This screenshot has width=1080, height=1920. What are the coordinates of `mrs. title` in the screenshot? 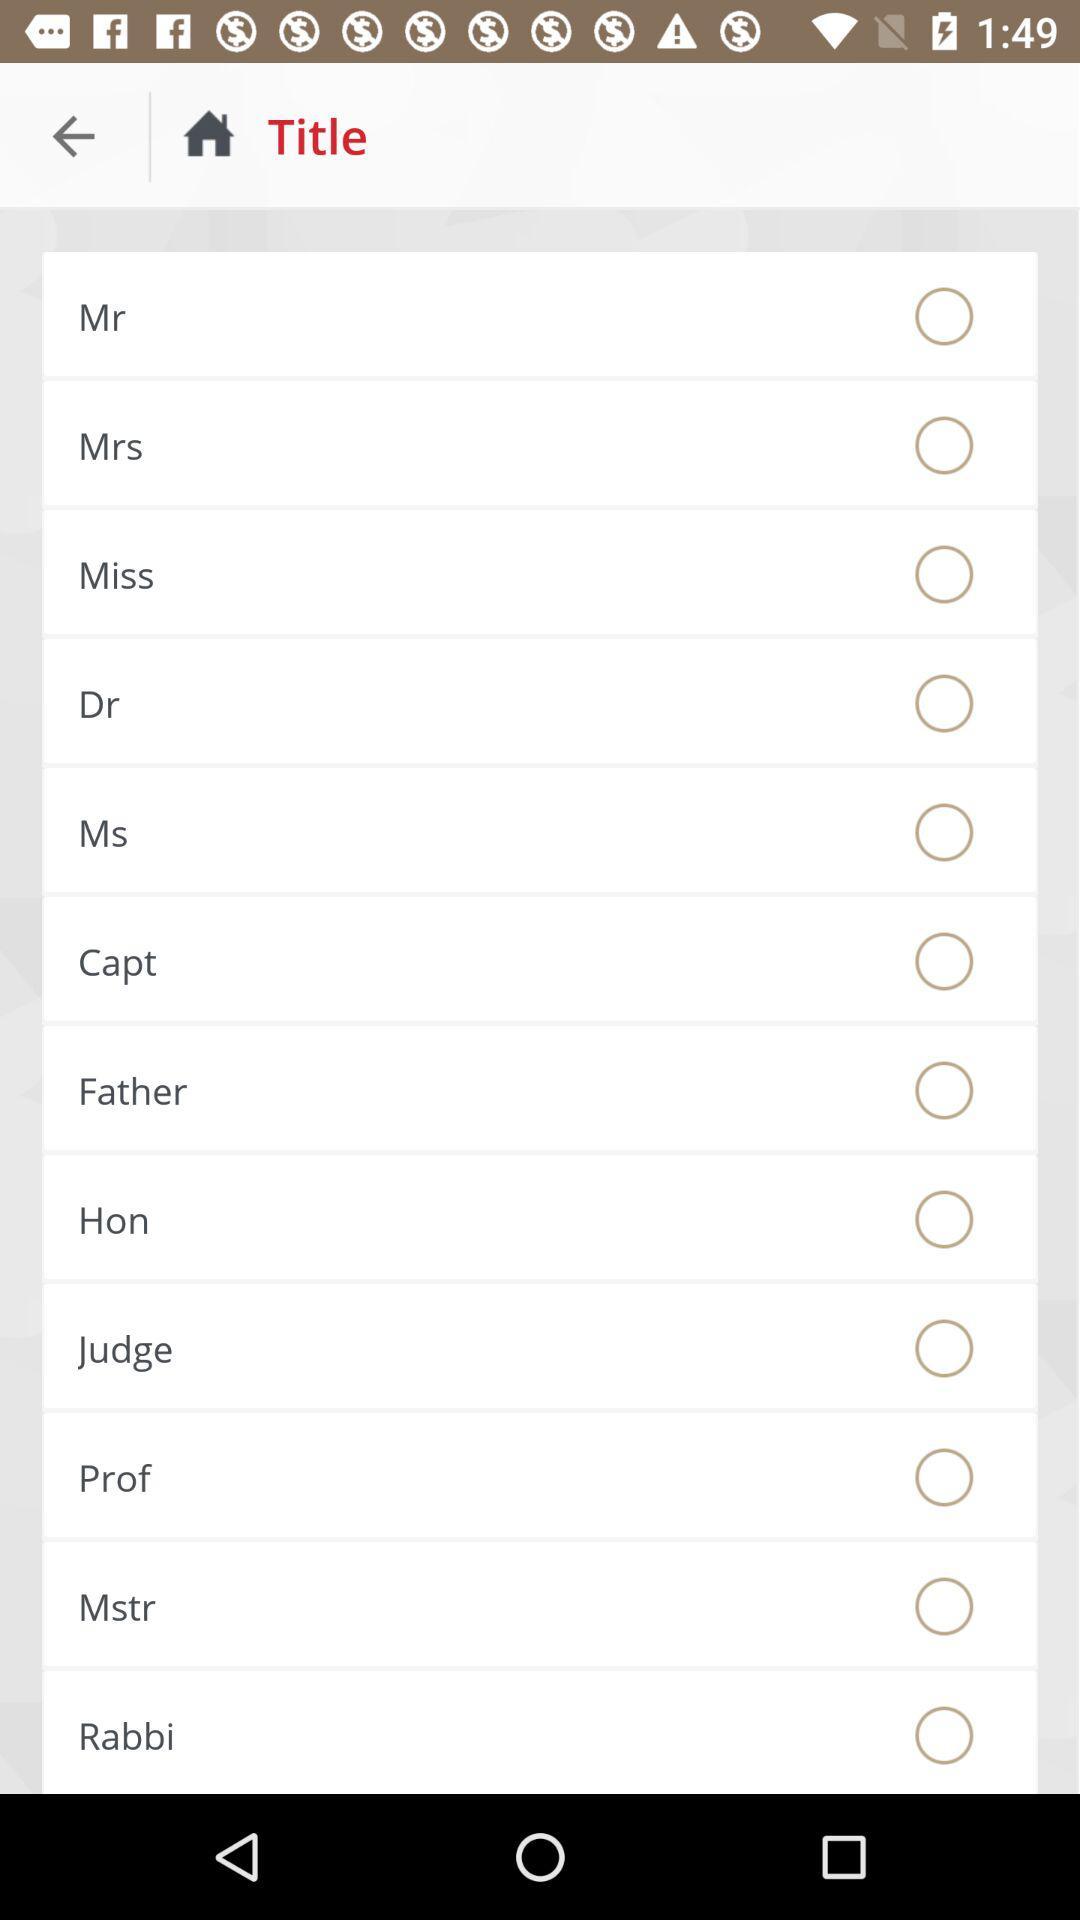 It's located at (944, 444).